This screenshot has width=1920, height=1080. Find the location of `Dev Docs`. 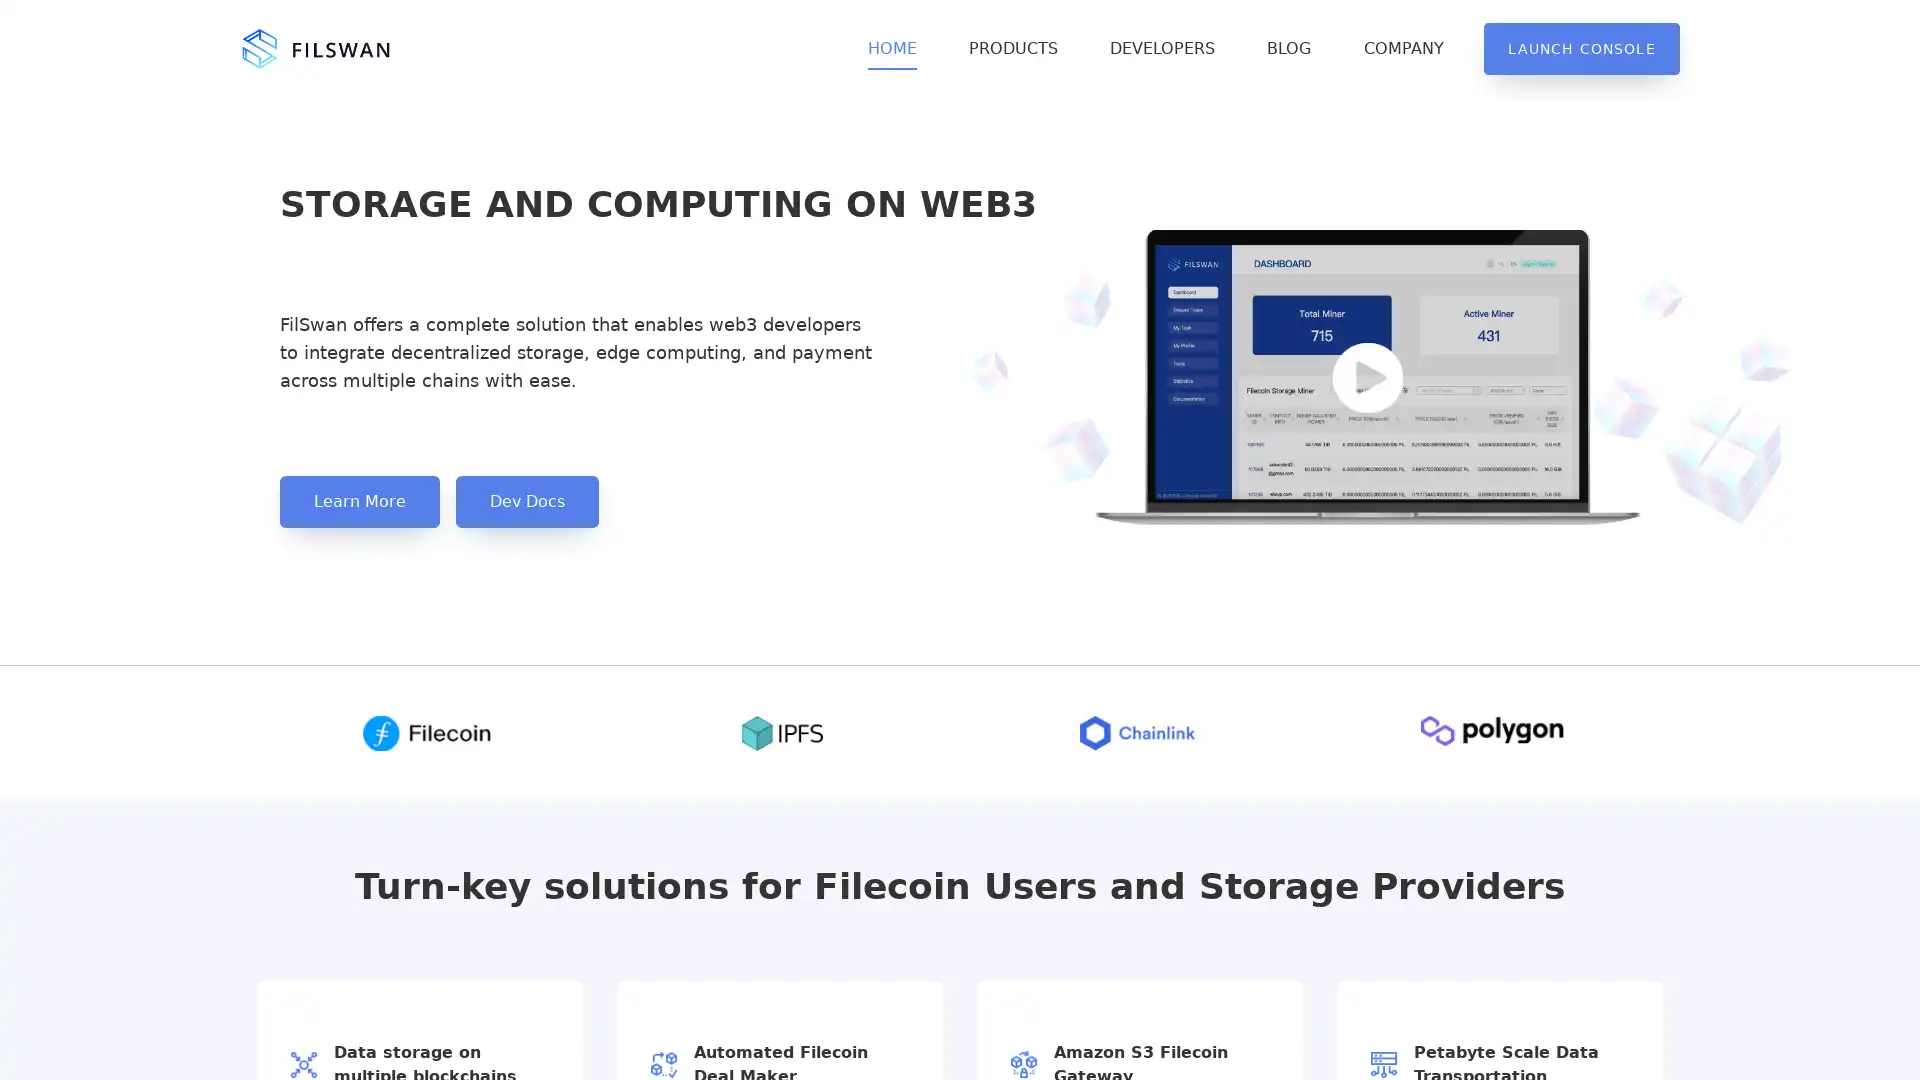

Dev Docs is located at coordinates (527, 500).